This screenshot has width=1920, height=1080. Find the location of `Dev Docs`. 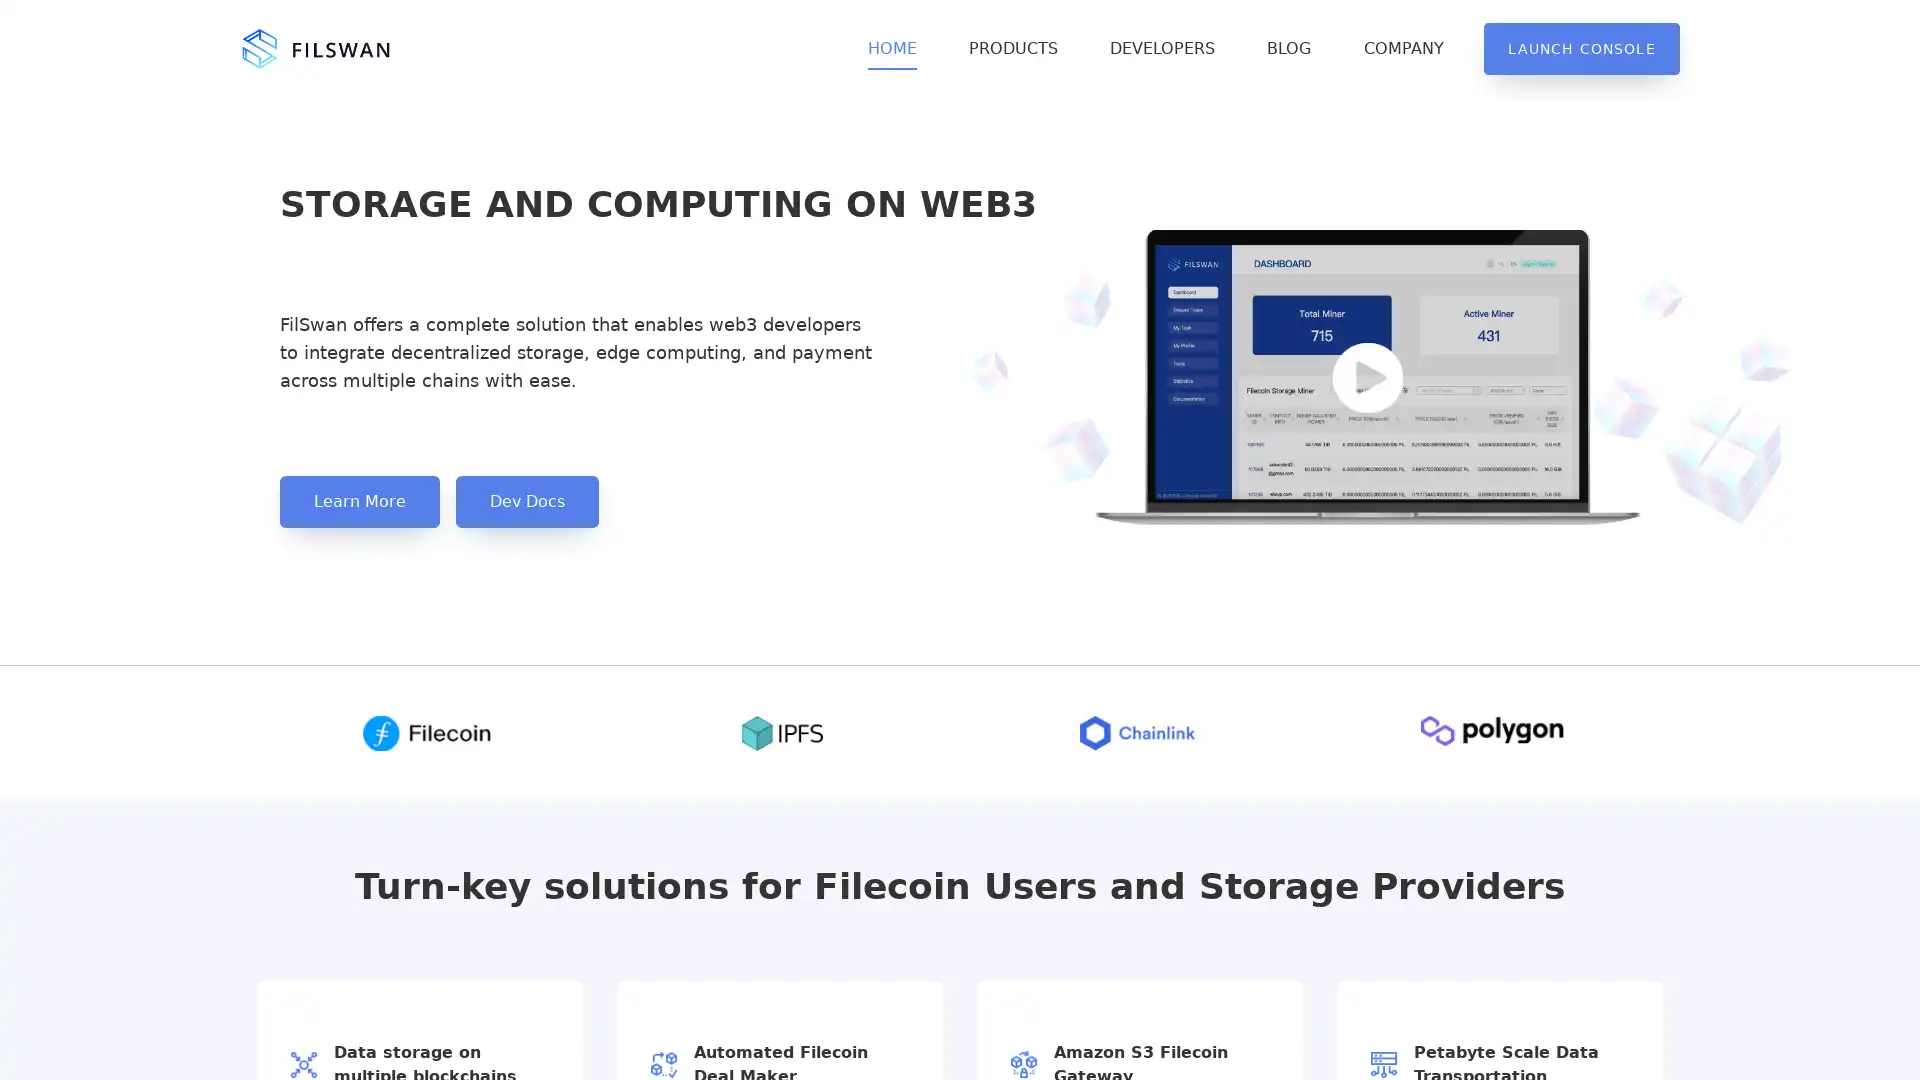

Dev Docs is located at coordinates (527, 500).